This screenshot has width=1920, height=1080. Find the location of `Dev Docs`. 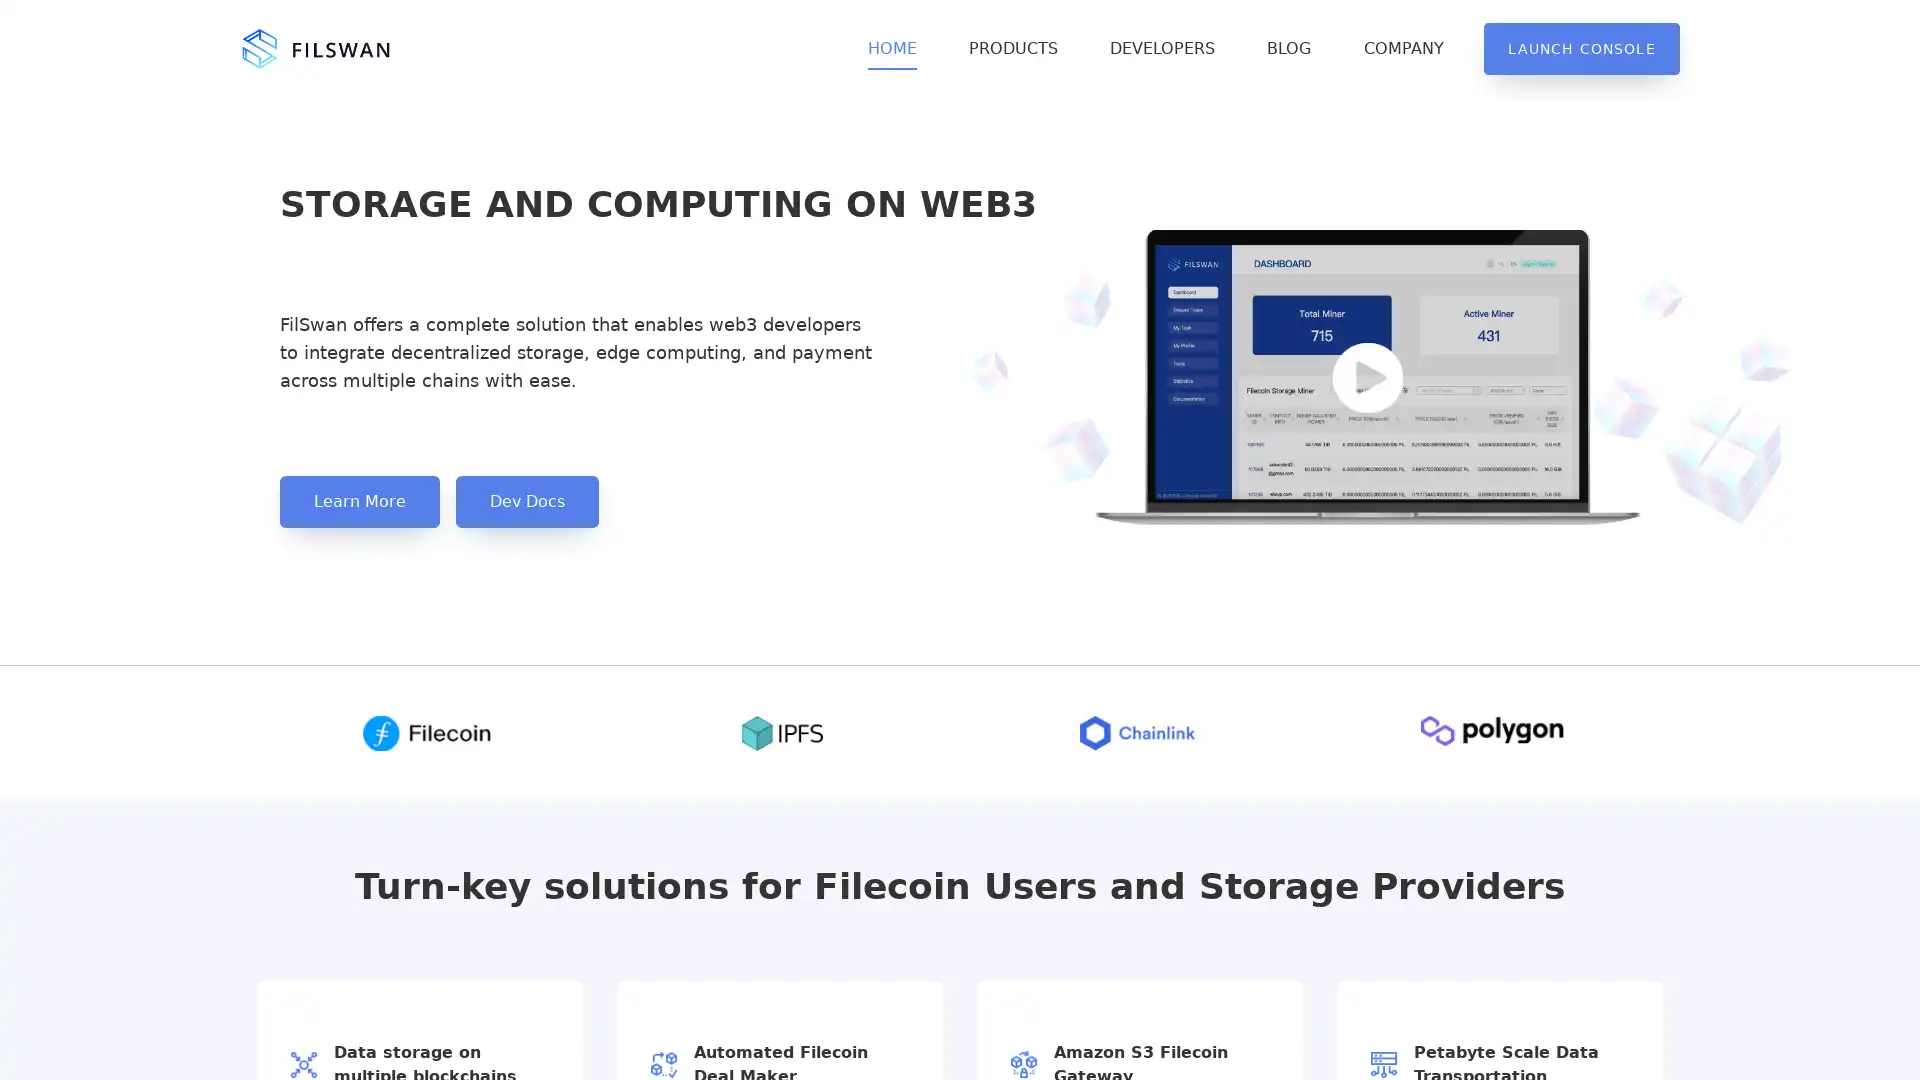

Dev Docs is located at coordinates (527, 500).